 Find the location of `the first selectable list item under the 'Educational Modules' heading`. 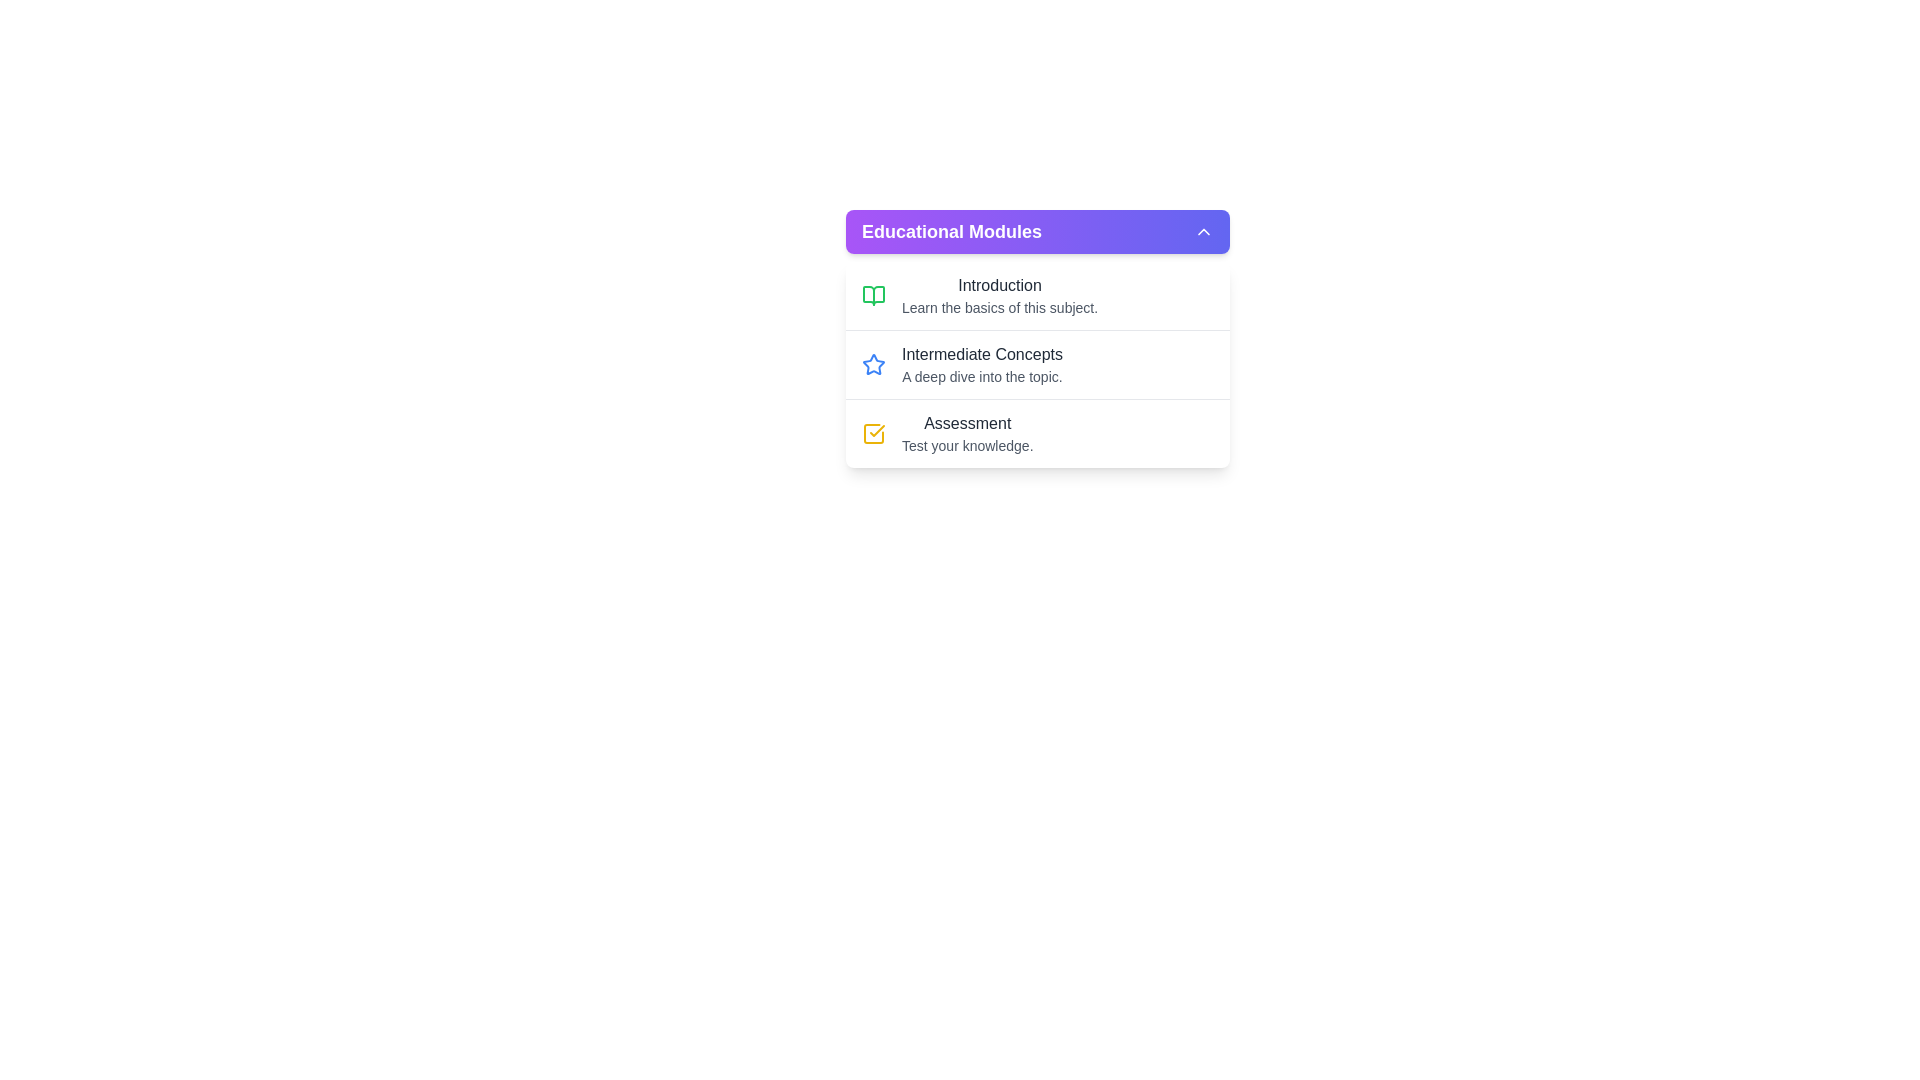

the first selectable list item under the 'Educational Modules' heading is located at coordinates (1037, 296).